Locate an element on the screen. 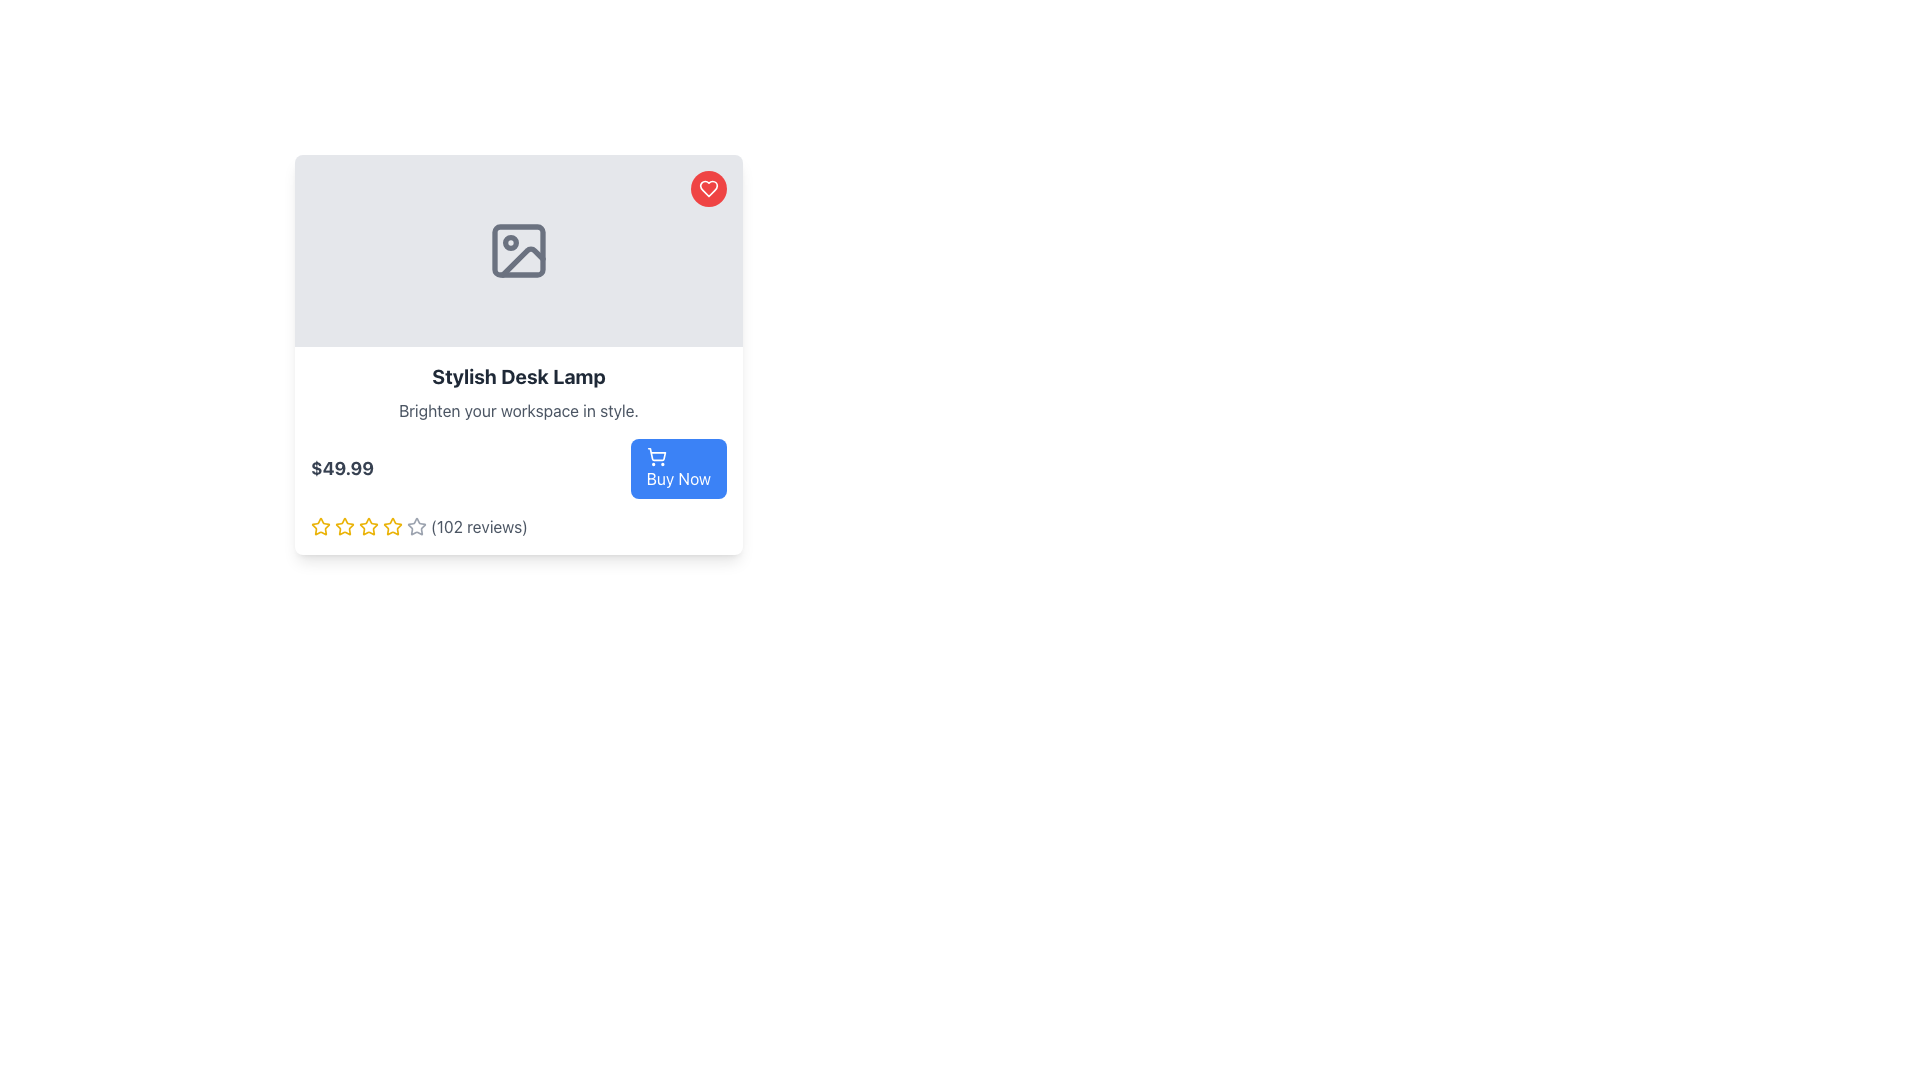 This screenshot has height=1080, width=1920. the price label displaying '$49.99' styled in bold, large gray font, positioned to the left of the 'Buy Now' button is located at coordinates (342, 469).